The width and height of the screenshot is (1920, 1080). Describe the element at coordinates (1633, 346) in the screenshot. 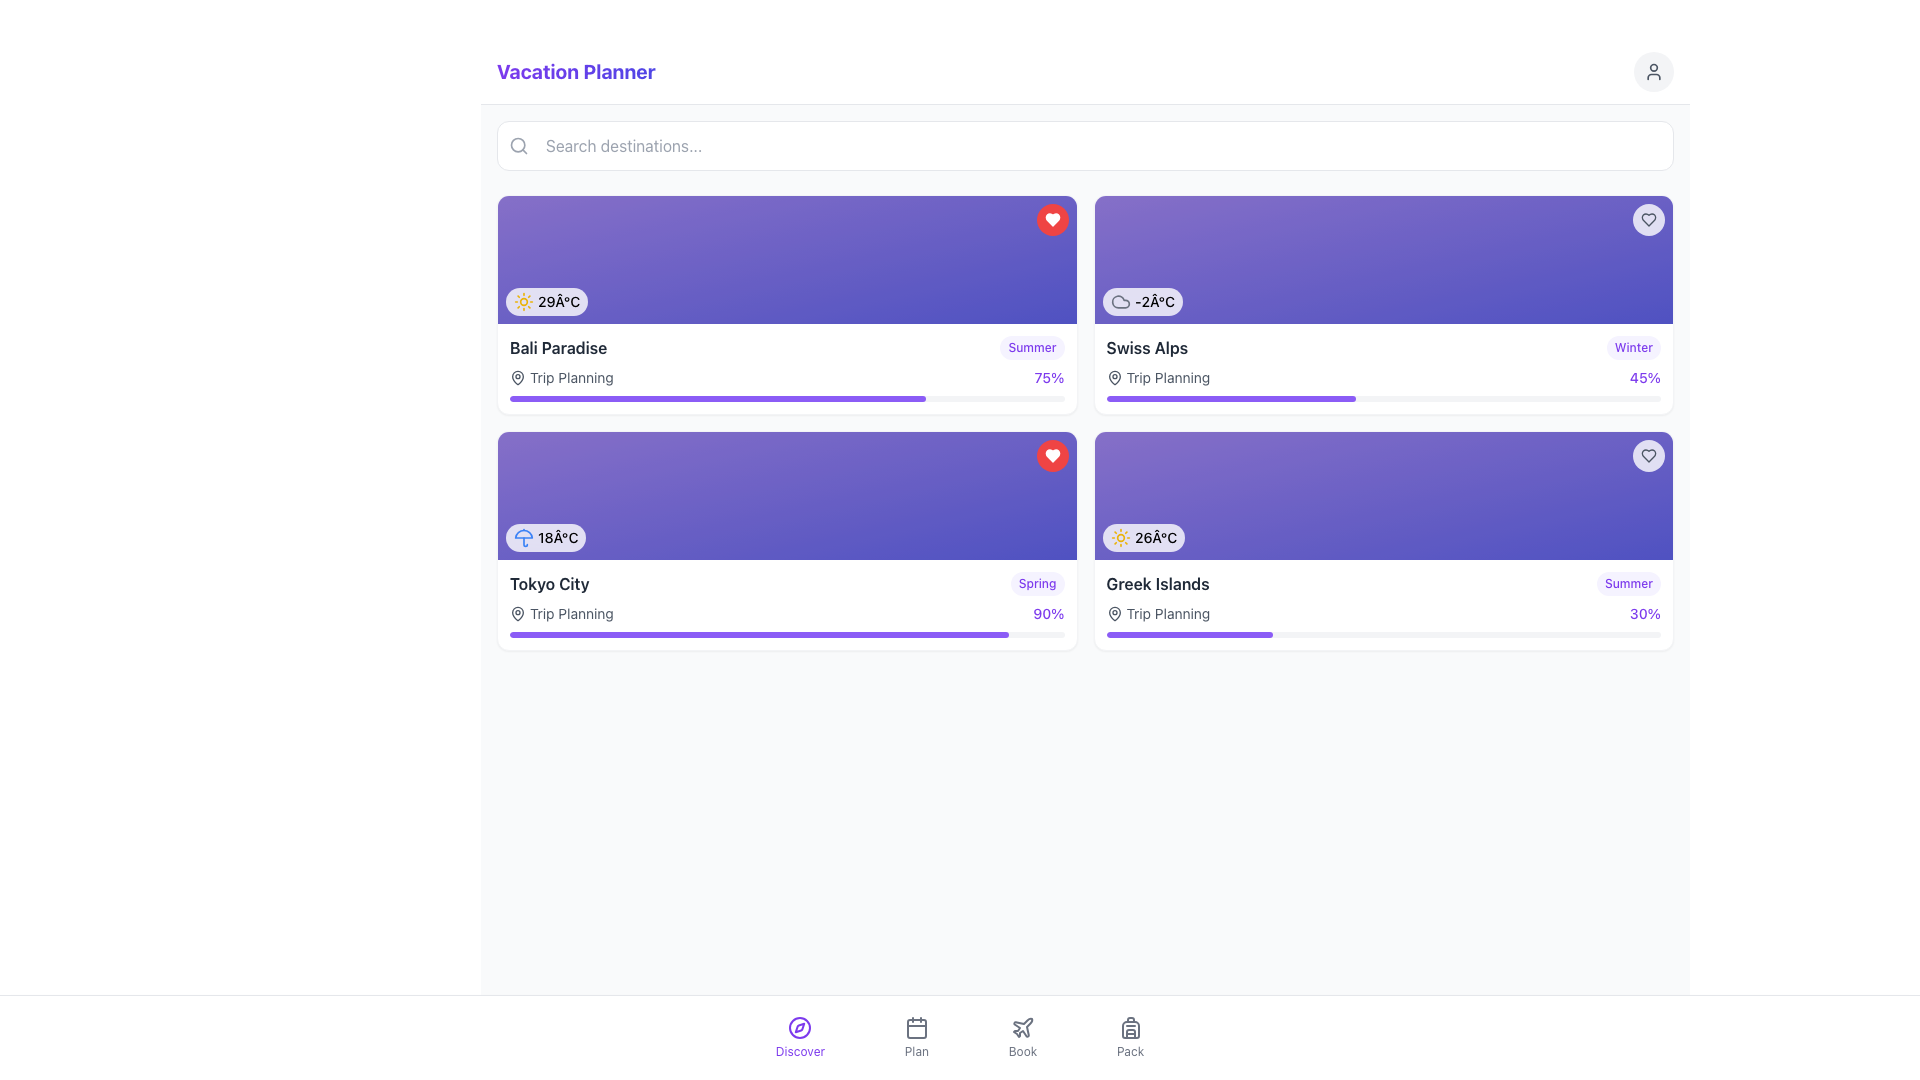

I see `the tag or label indicating a category related to the 'Swiss Alps' block, located to the right of the block at the top-right corner on the second row of blocks` at that location.